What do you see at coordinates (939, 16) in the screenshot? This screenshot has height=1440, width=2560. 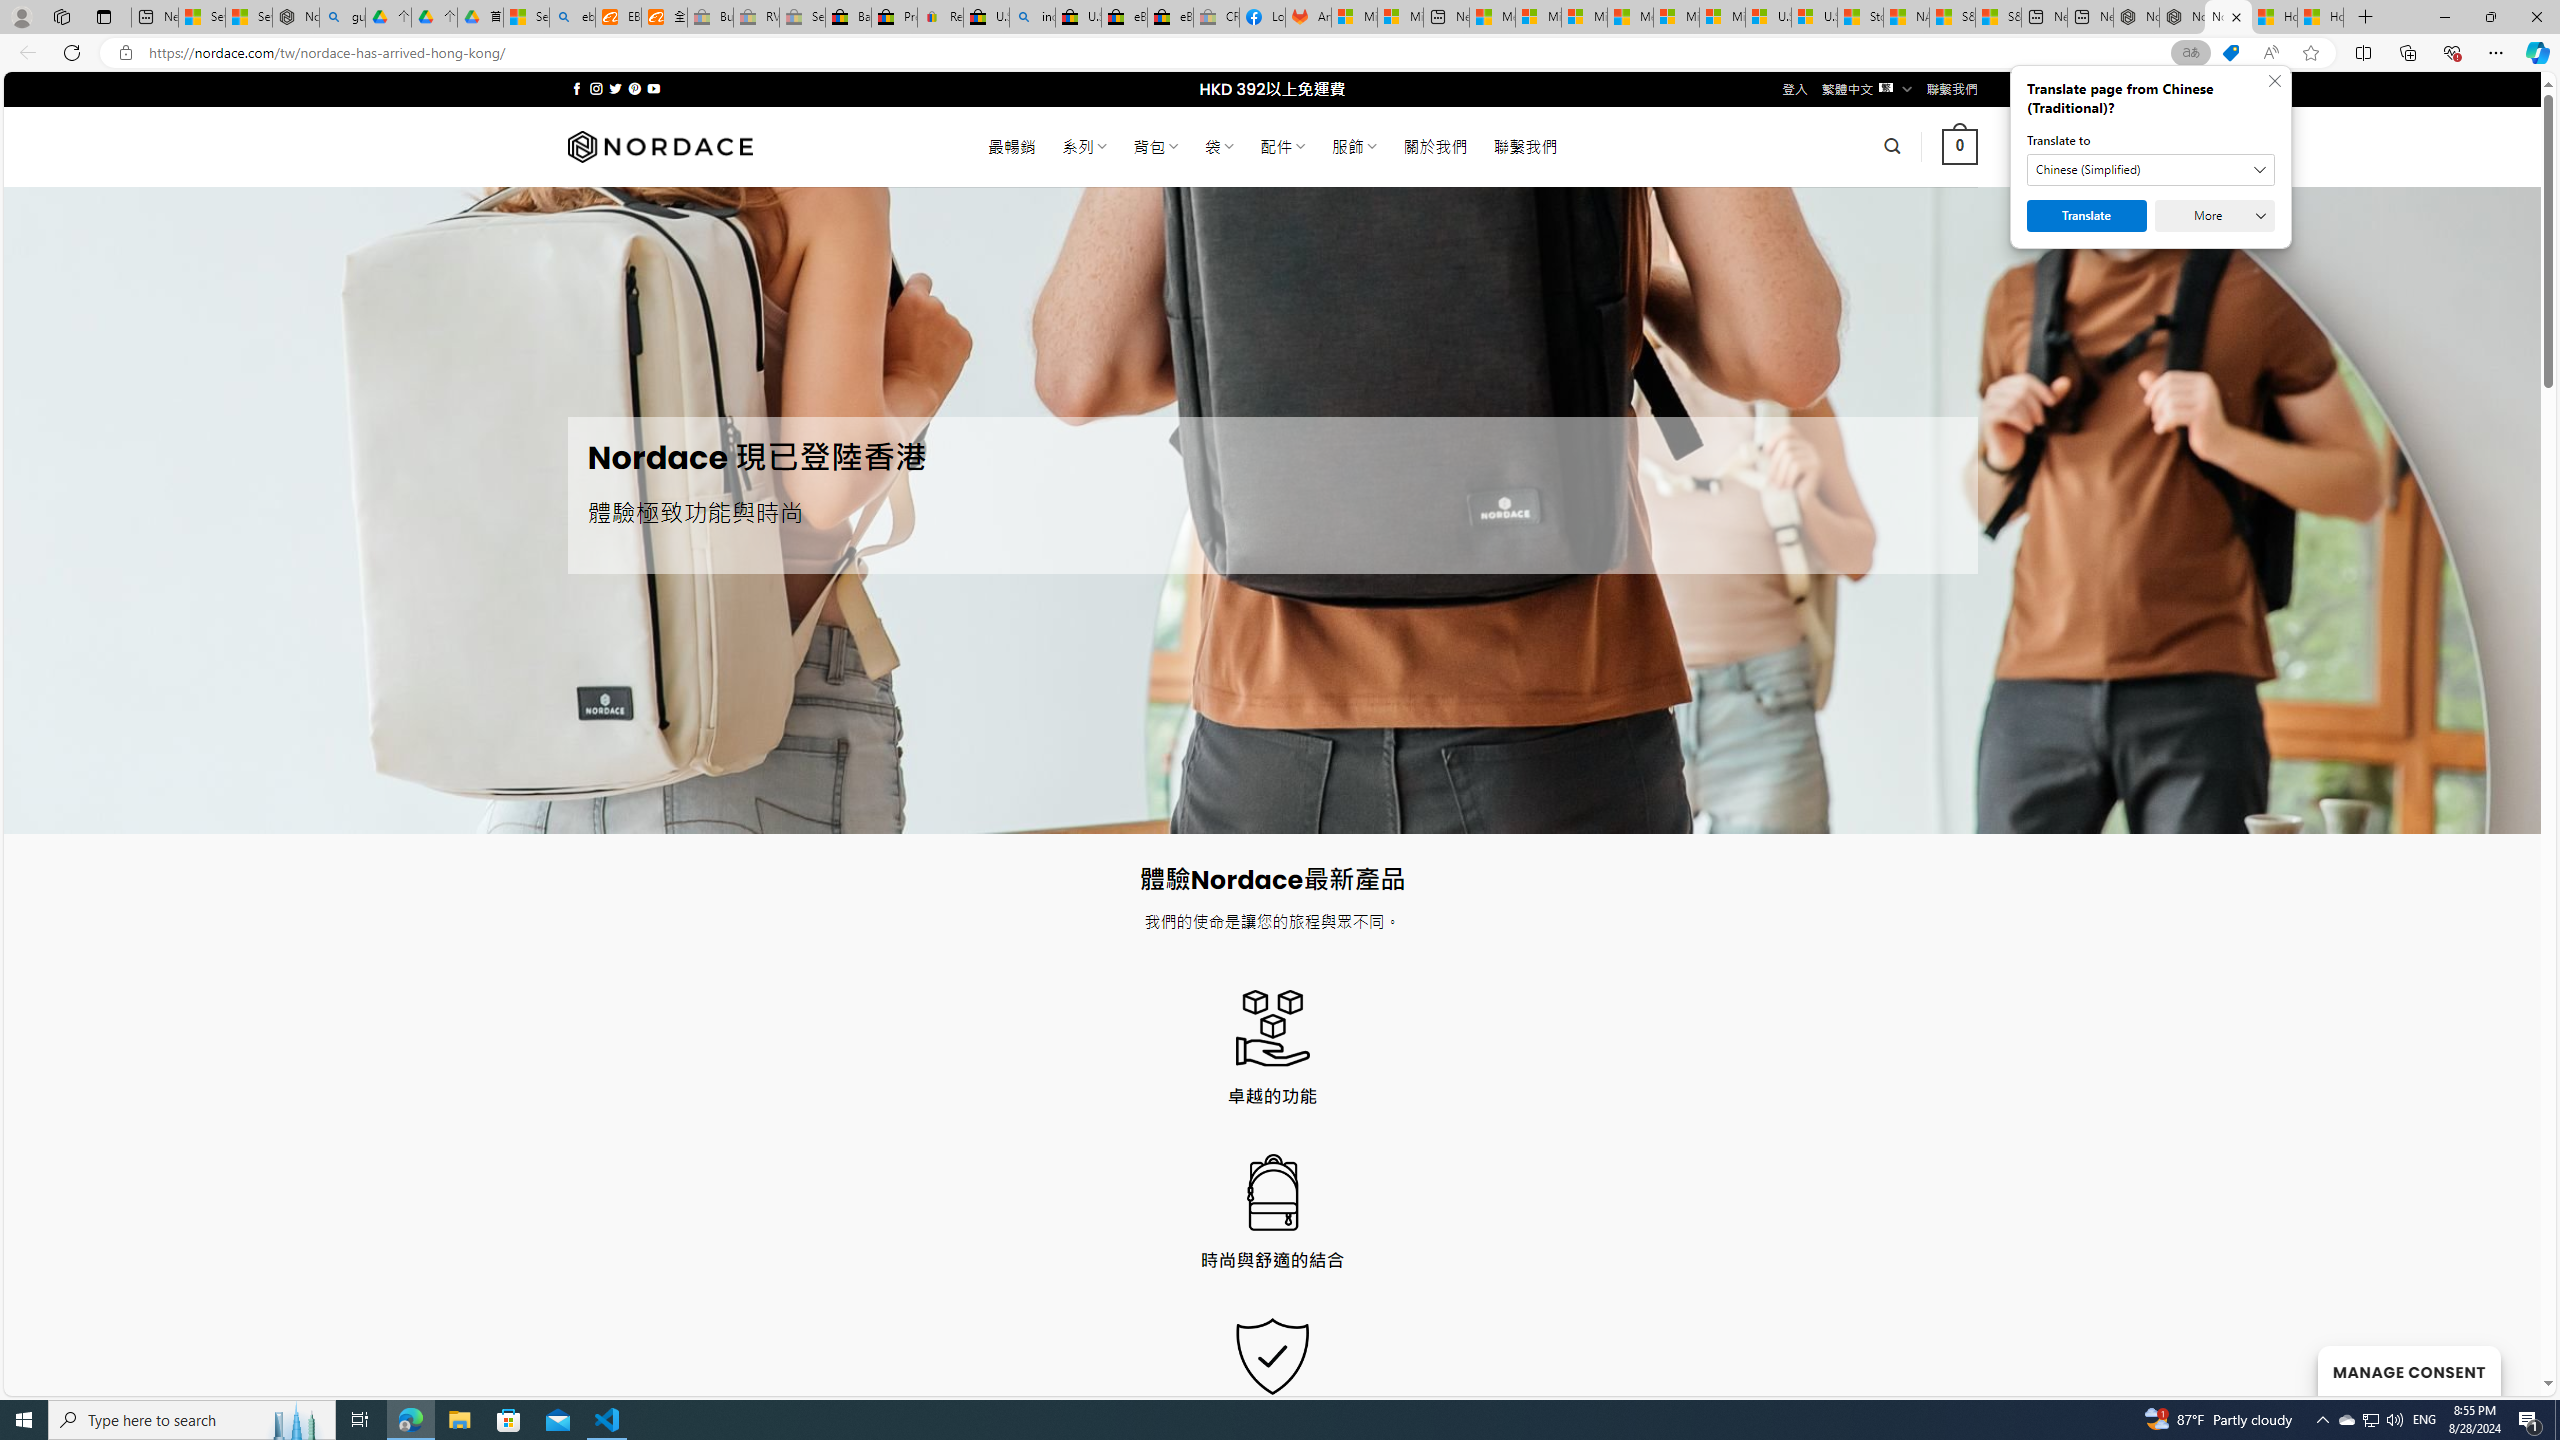 I see `'Register: Create a personal eBay account'` at bounding box center [939, 16].